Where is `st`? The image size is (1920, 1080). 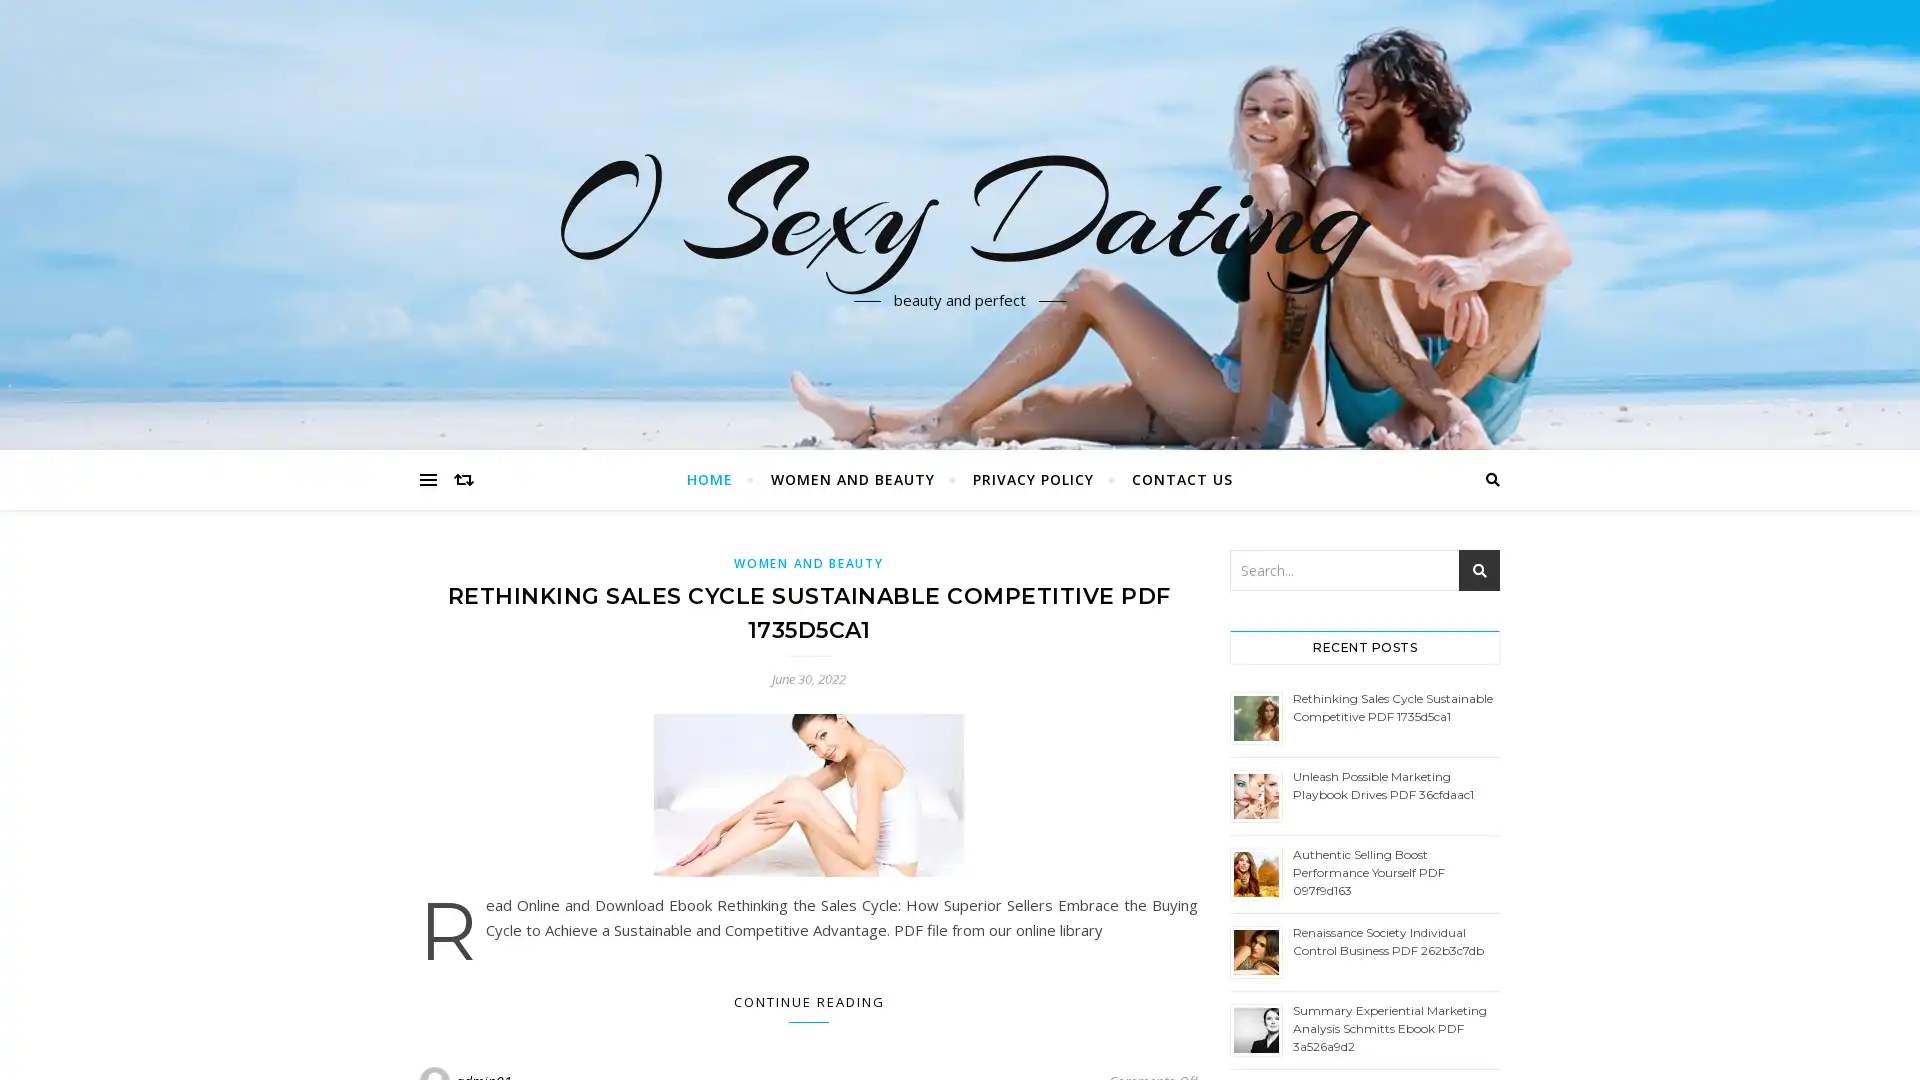
st is located at coordinates (1479, 570).